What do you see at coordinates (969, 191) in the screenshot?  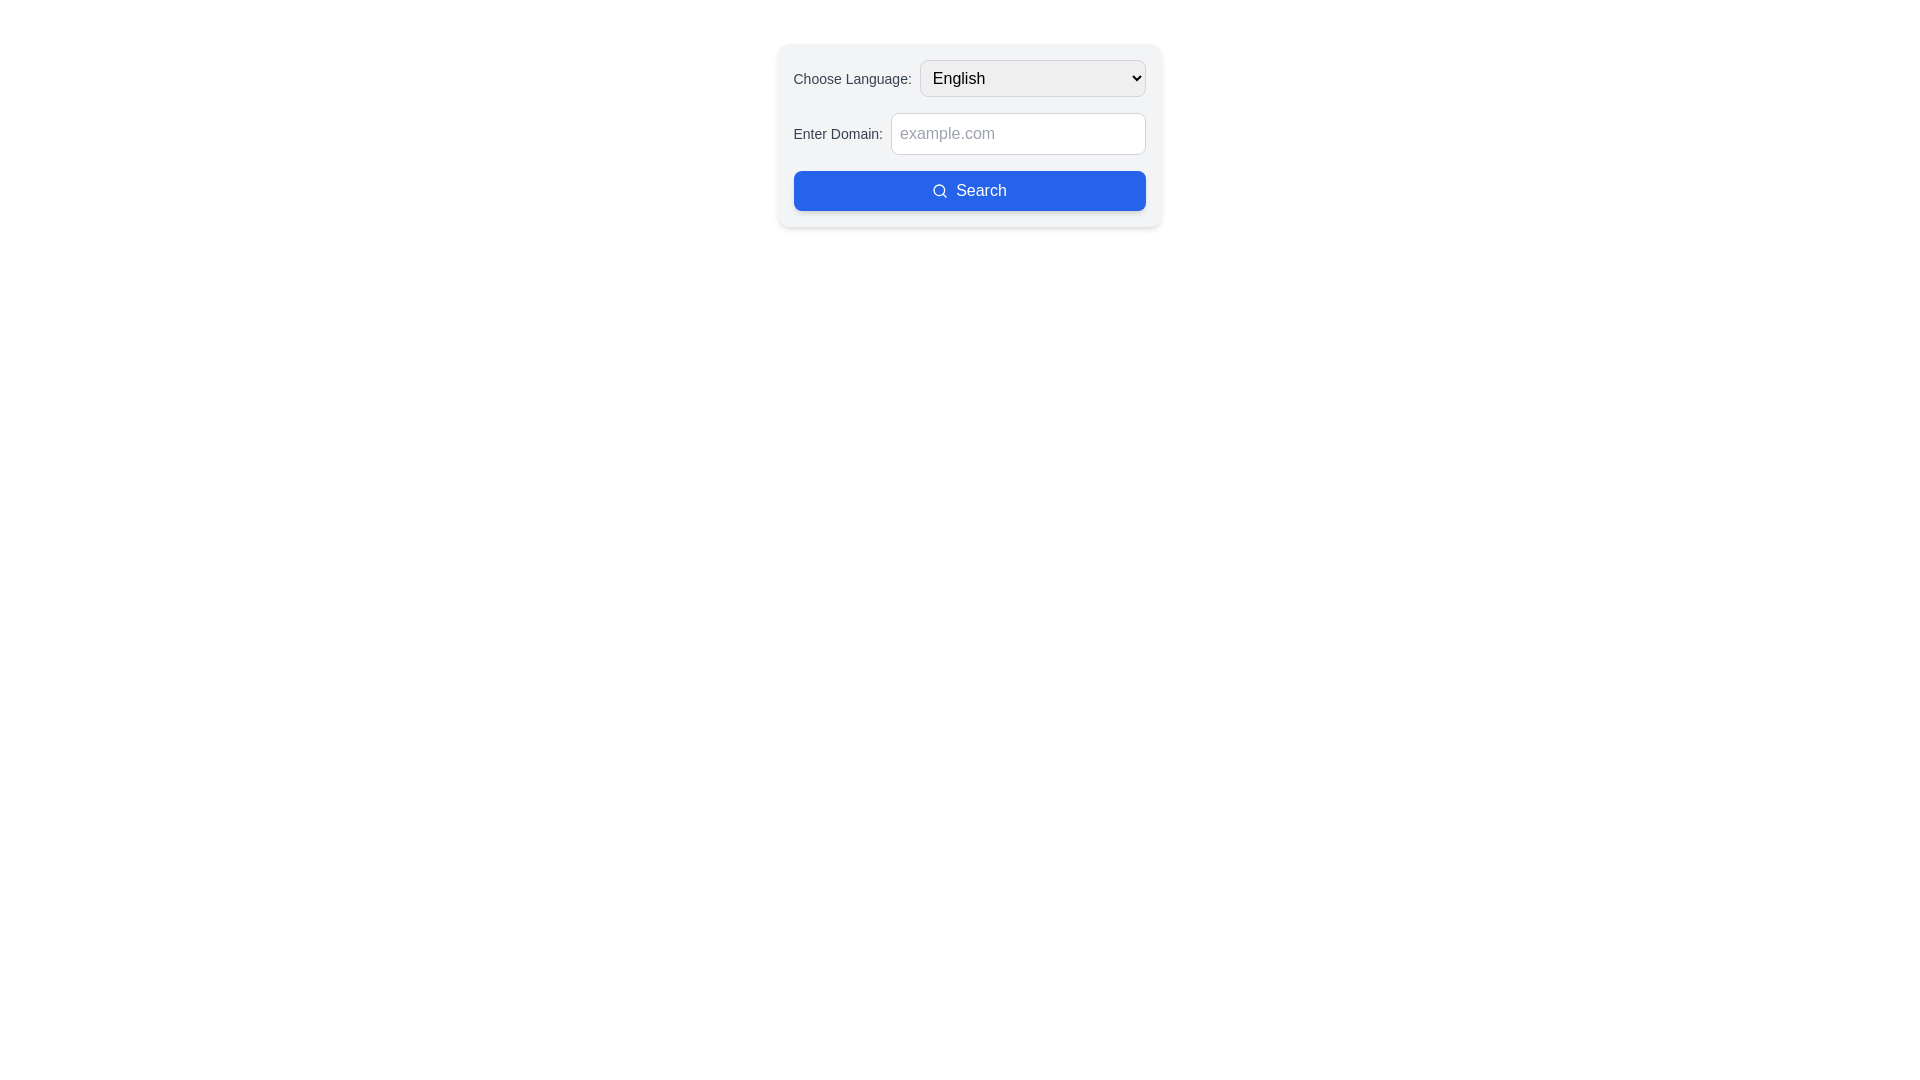 I see `the submit button located below the text input field with the placeholder 'example.com', which activates a search based on the entered domain and selected language` at bounding box center [969, 191].